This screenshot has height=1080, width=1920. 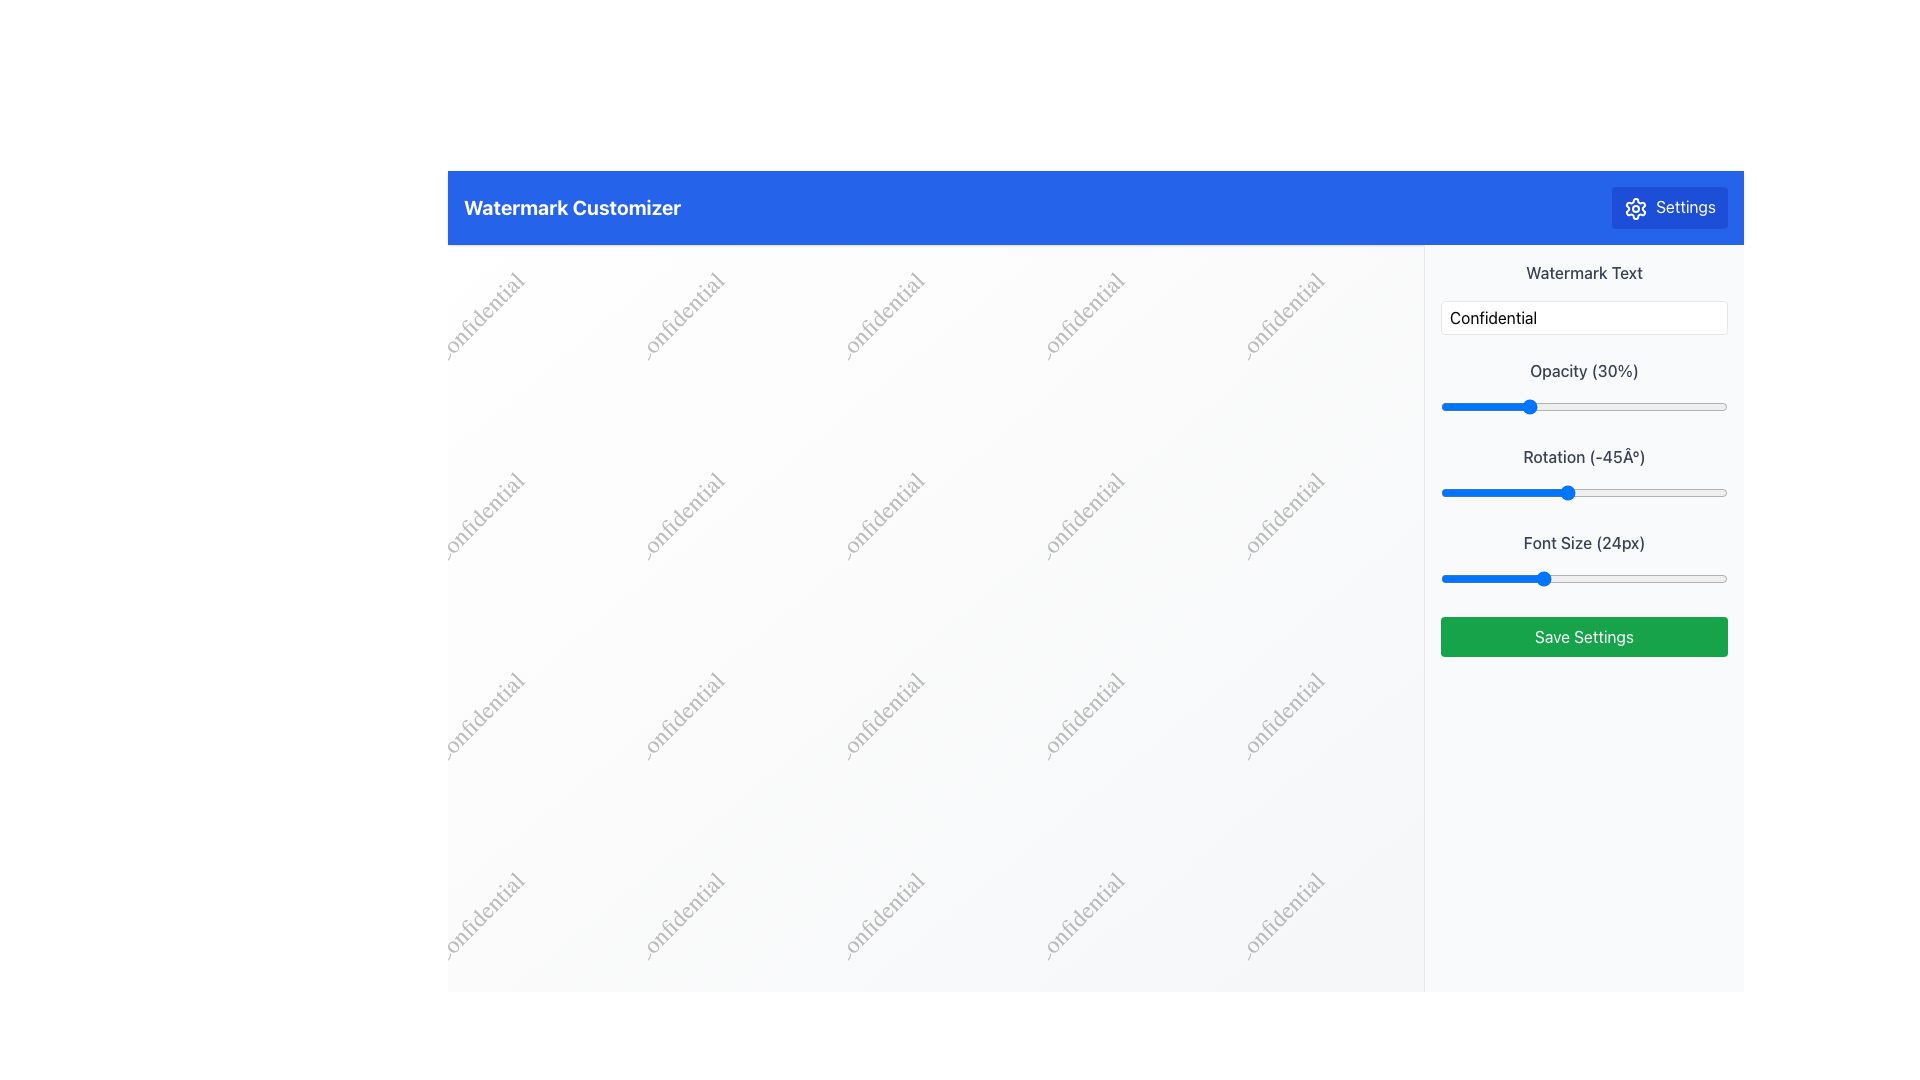 What do you see at coordinates (1581, 492) in the screenshot?
I see `rotation` at bounding box center [1581, 492].